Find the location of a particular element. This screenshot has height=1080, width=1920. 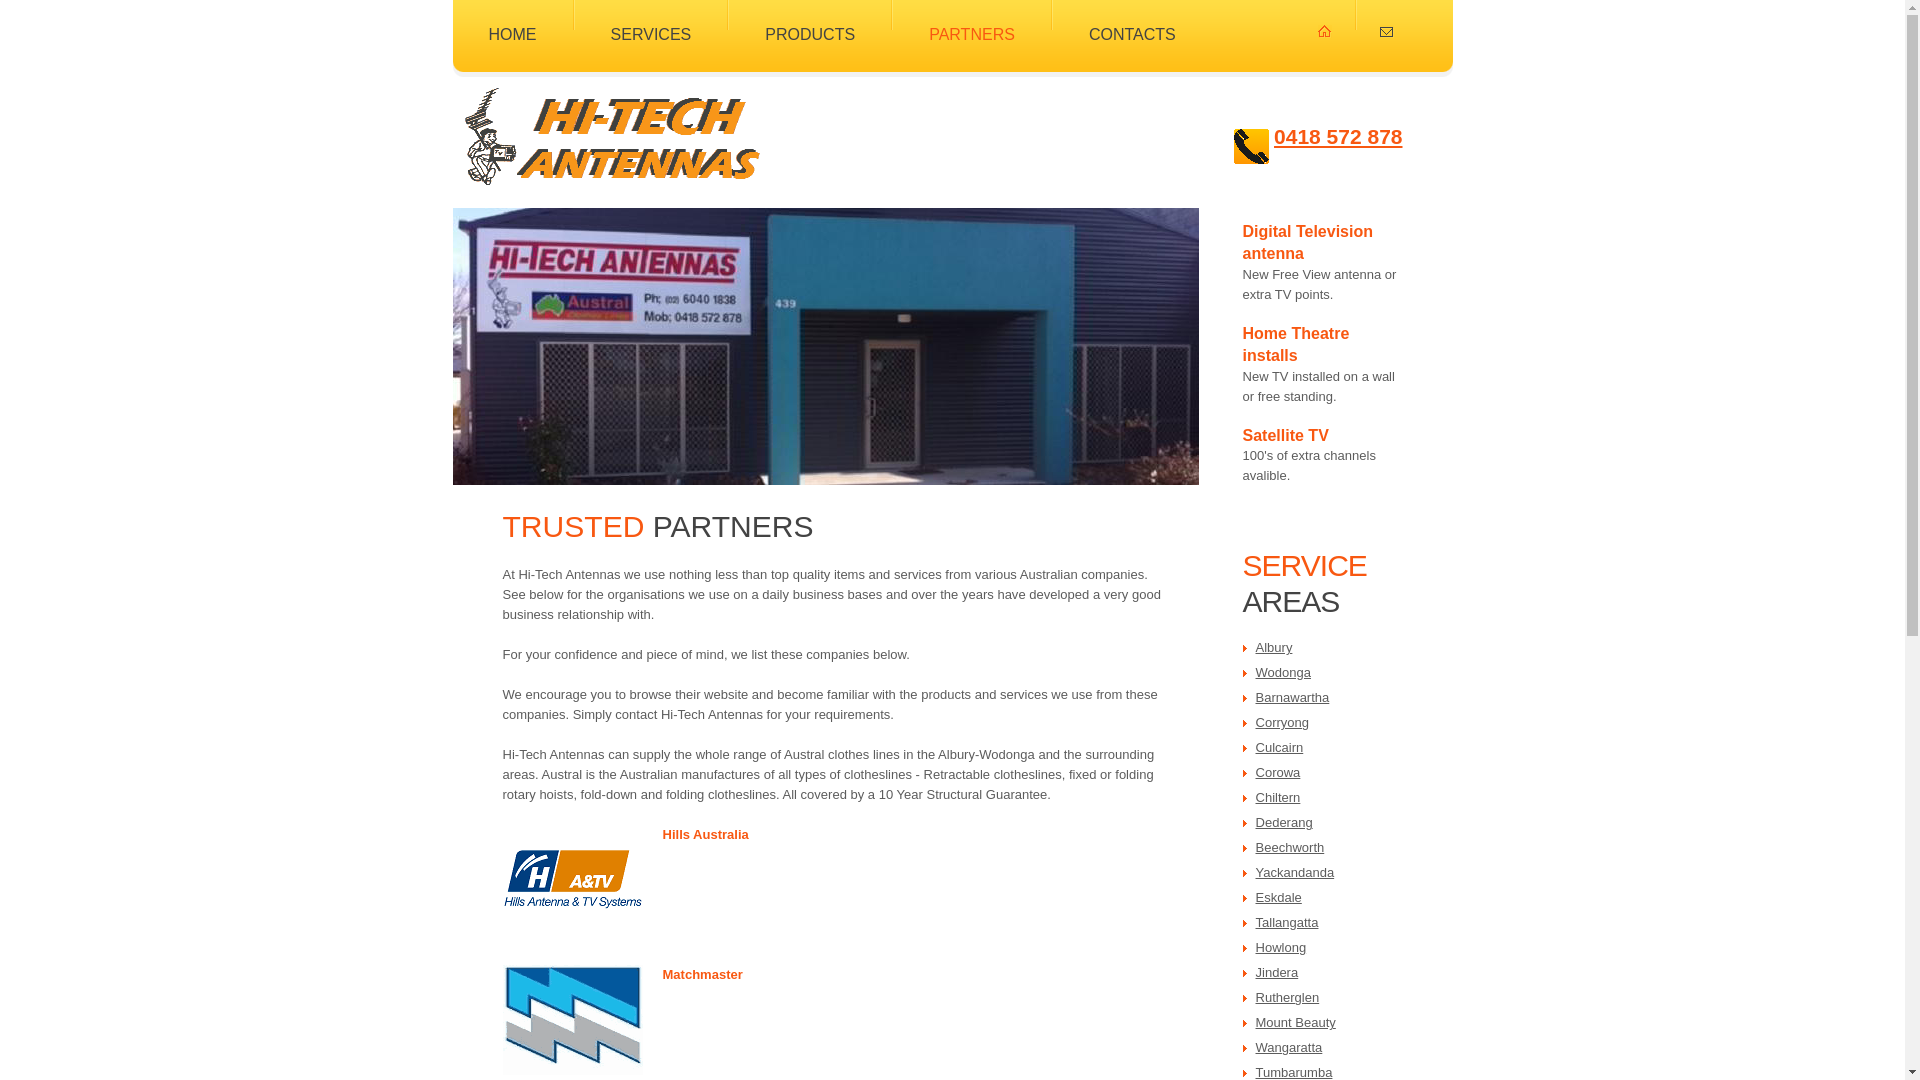

'PARTNERS' is located at coordinates (971, 22).